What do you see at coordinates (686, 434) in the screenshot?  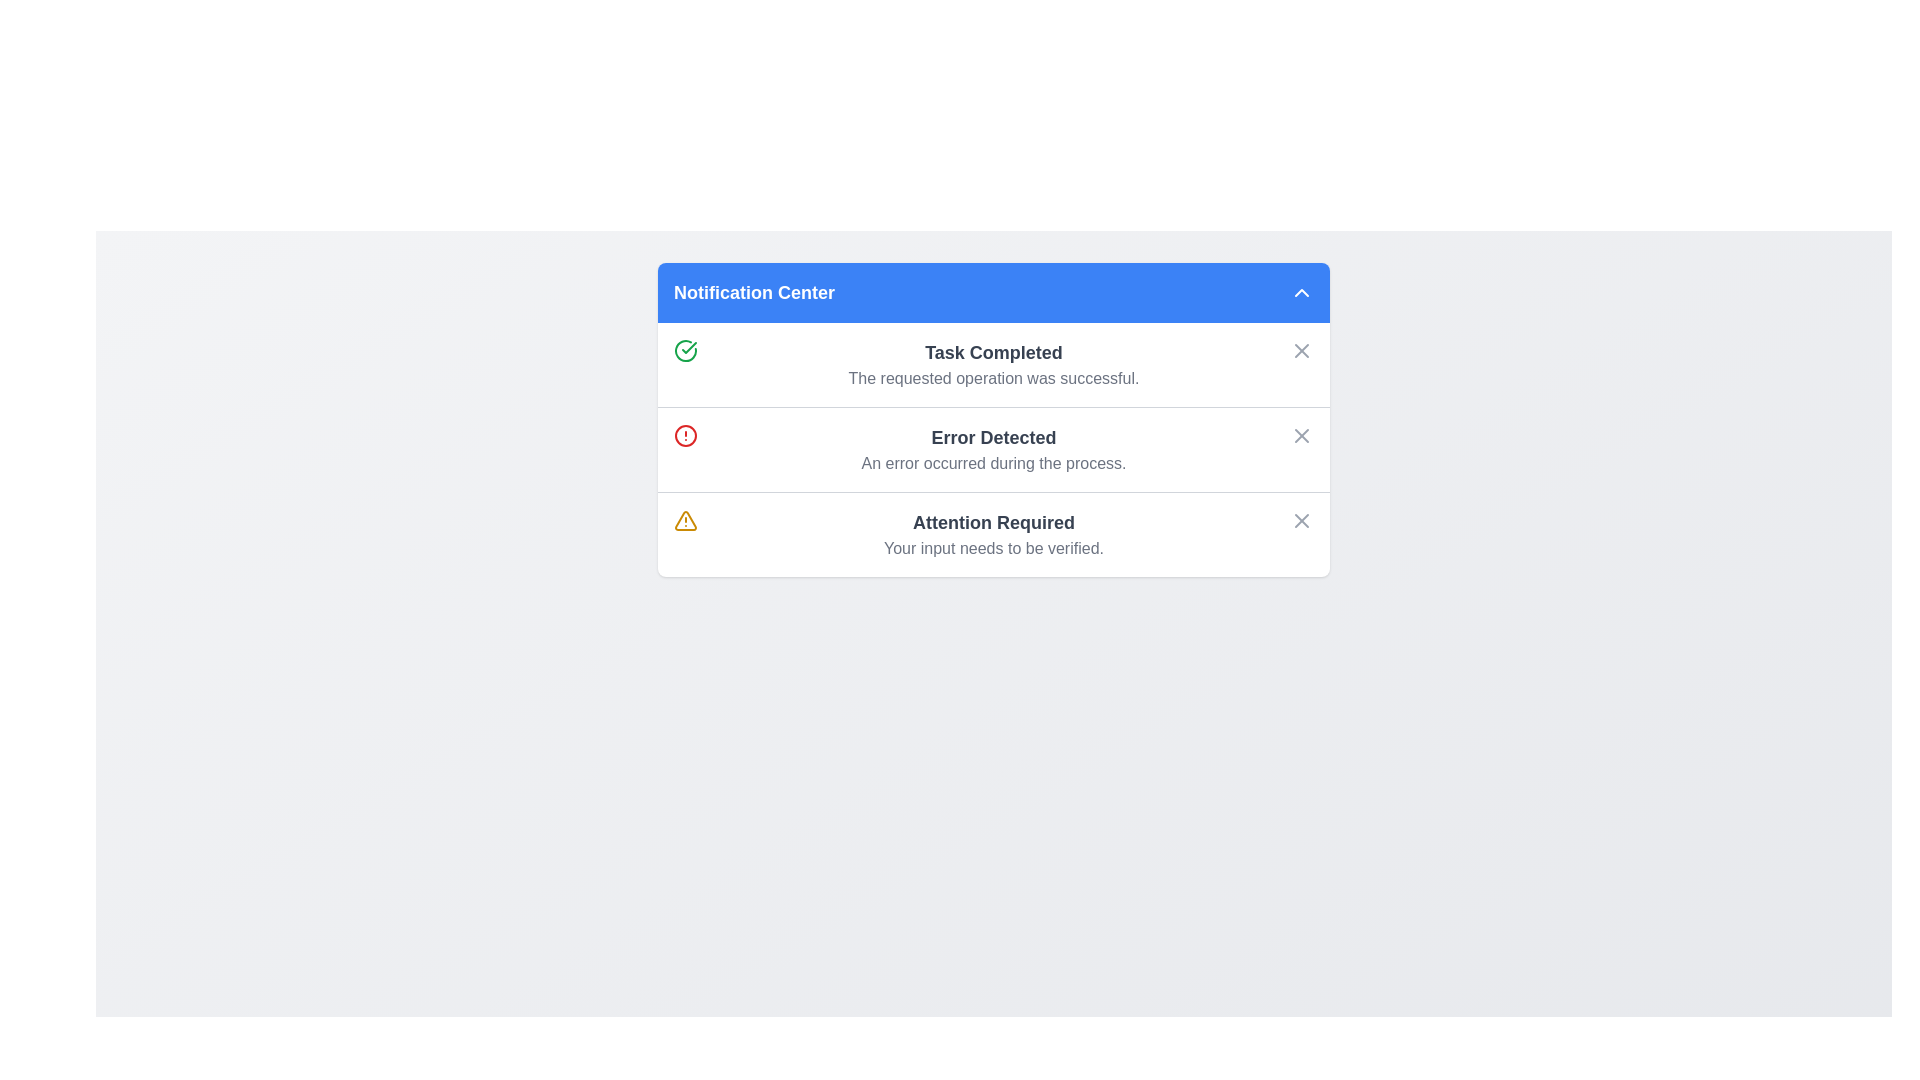 I see `the error icon located to the left of the 'Error Detected' text in the second notification row under 'Notification Center'` at bounding box center [686, 434].